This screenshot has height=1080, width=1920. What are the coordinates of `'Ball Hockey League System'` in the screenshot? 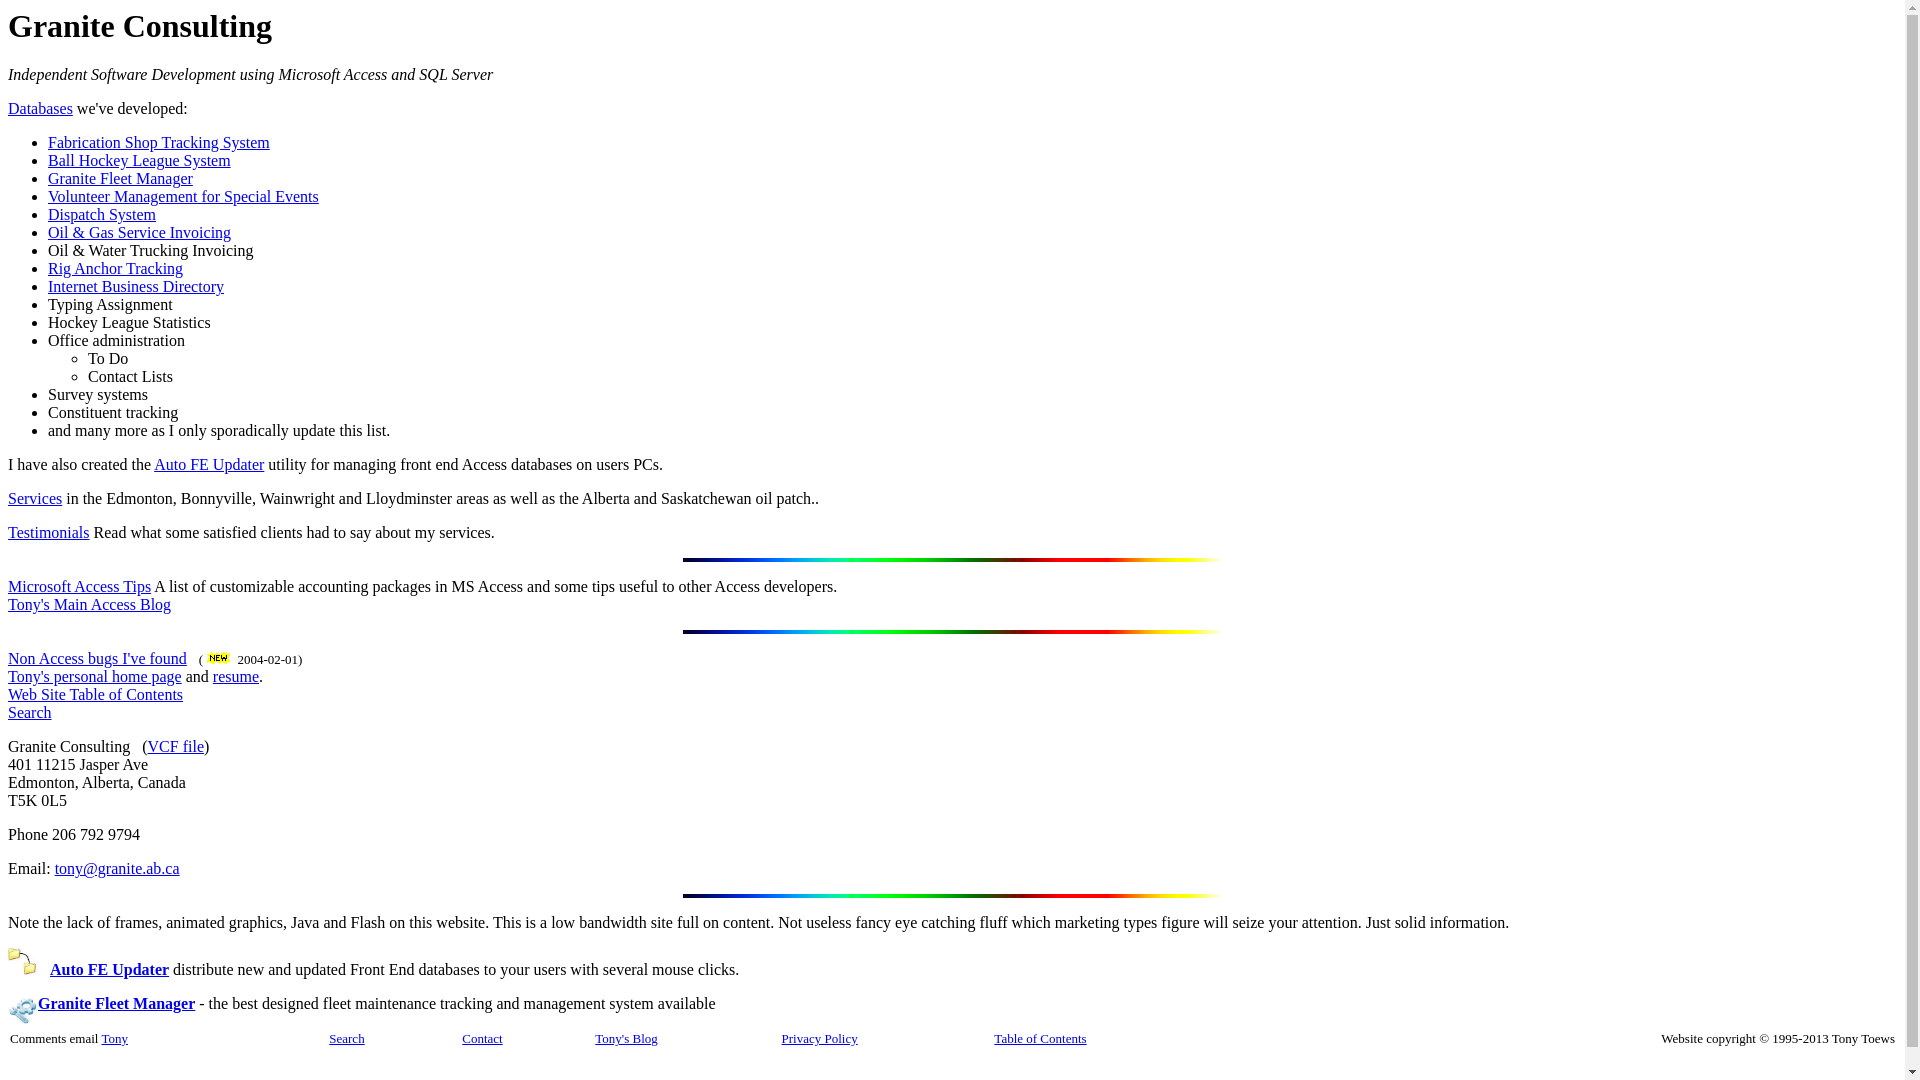 It's located at (138, 159).